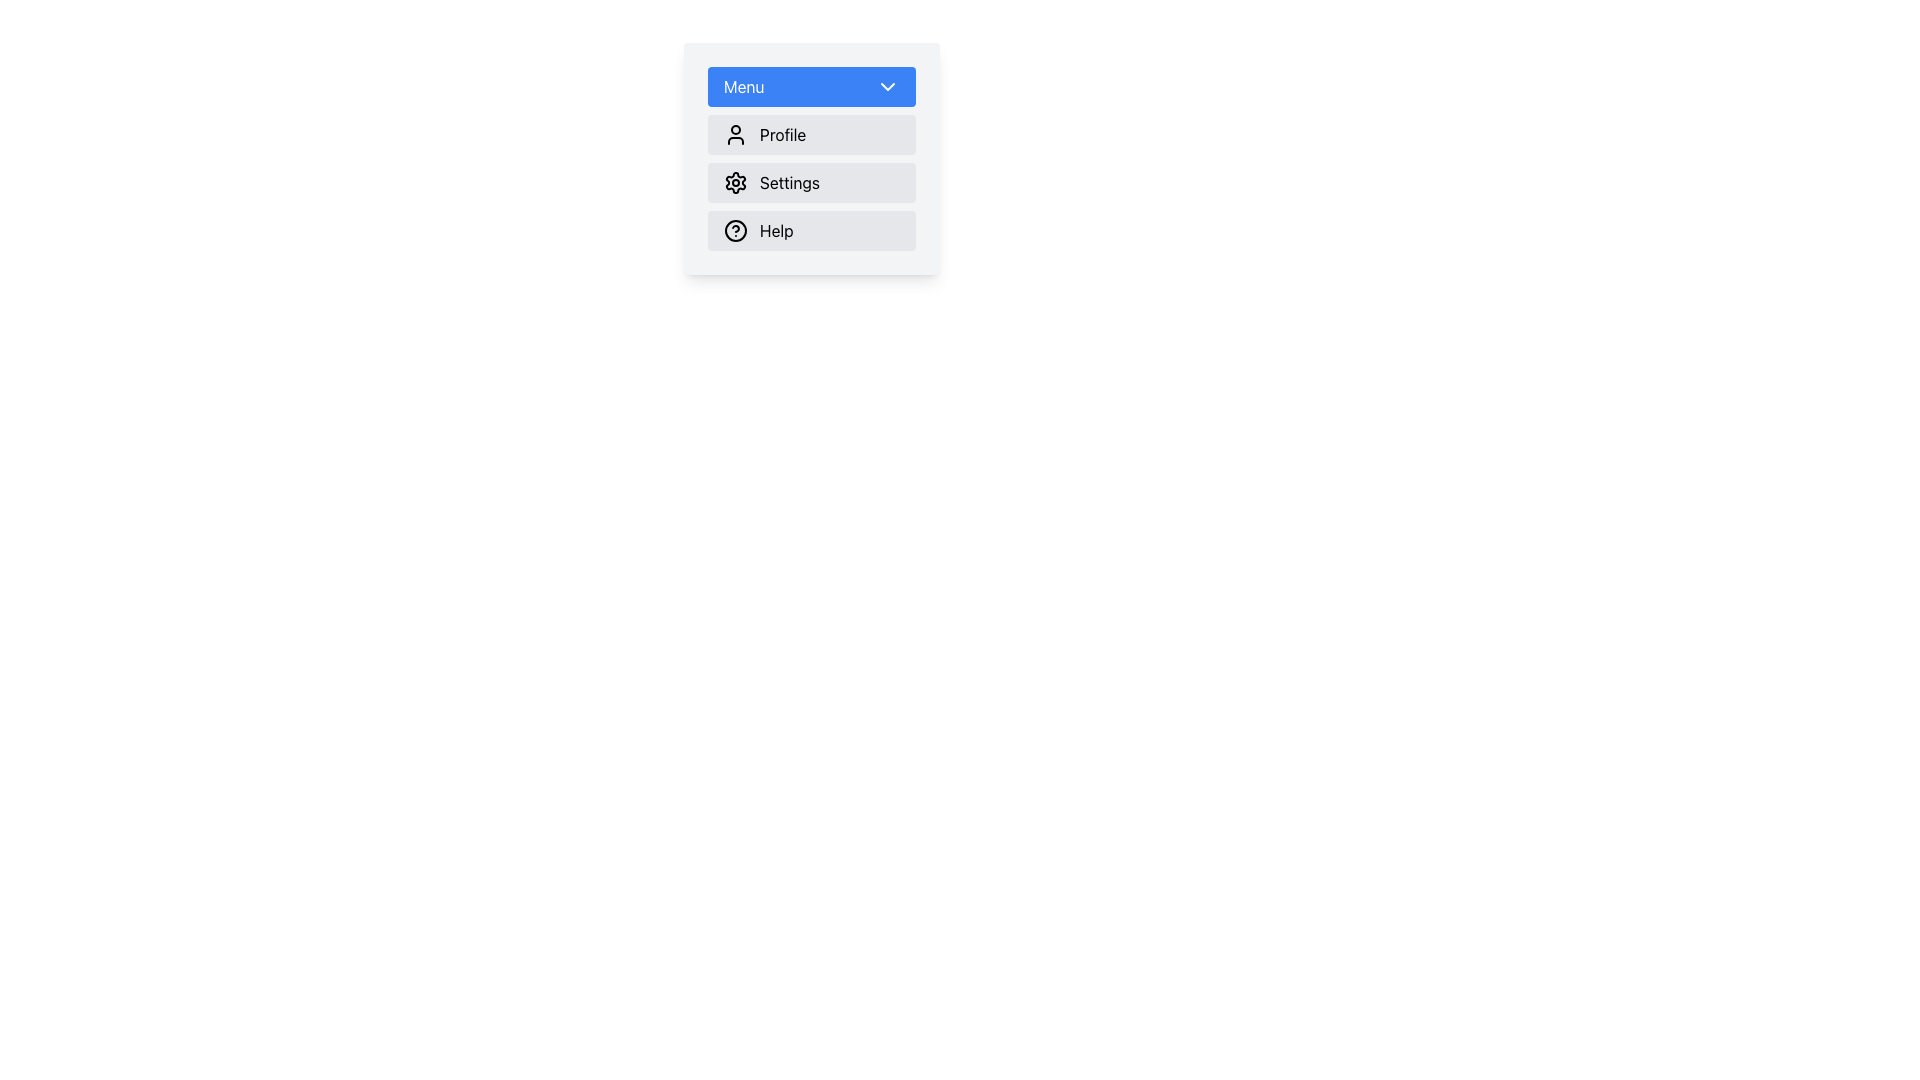 The height and width of the screenshot is (1080, 1920). What do you see at coordinates (811, 135) in the screenshot?
I see `the first navigational button below the 'Menu' dropdown` at bounding box center [811, 135].